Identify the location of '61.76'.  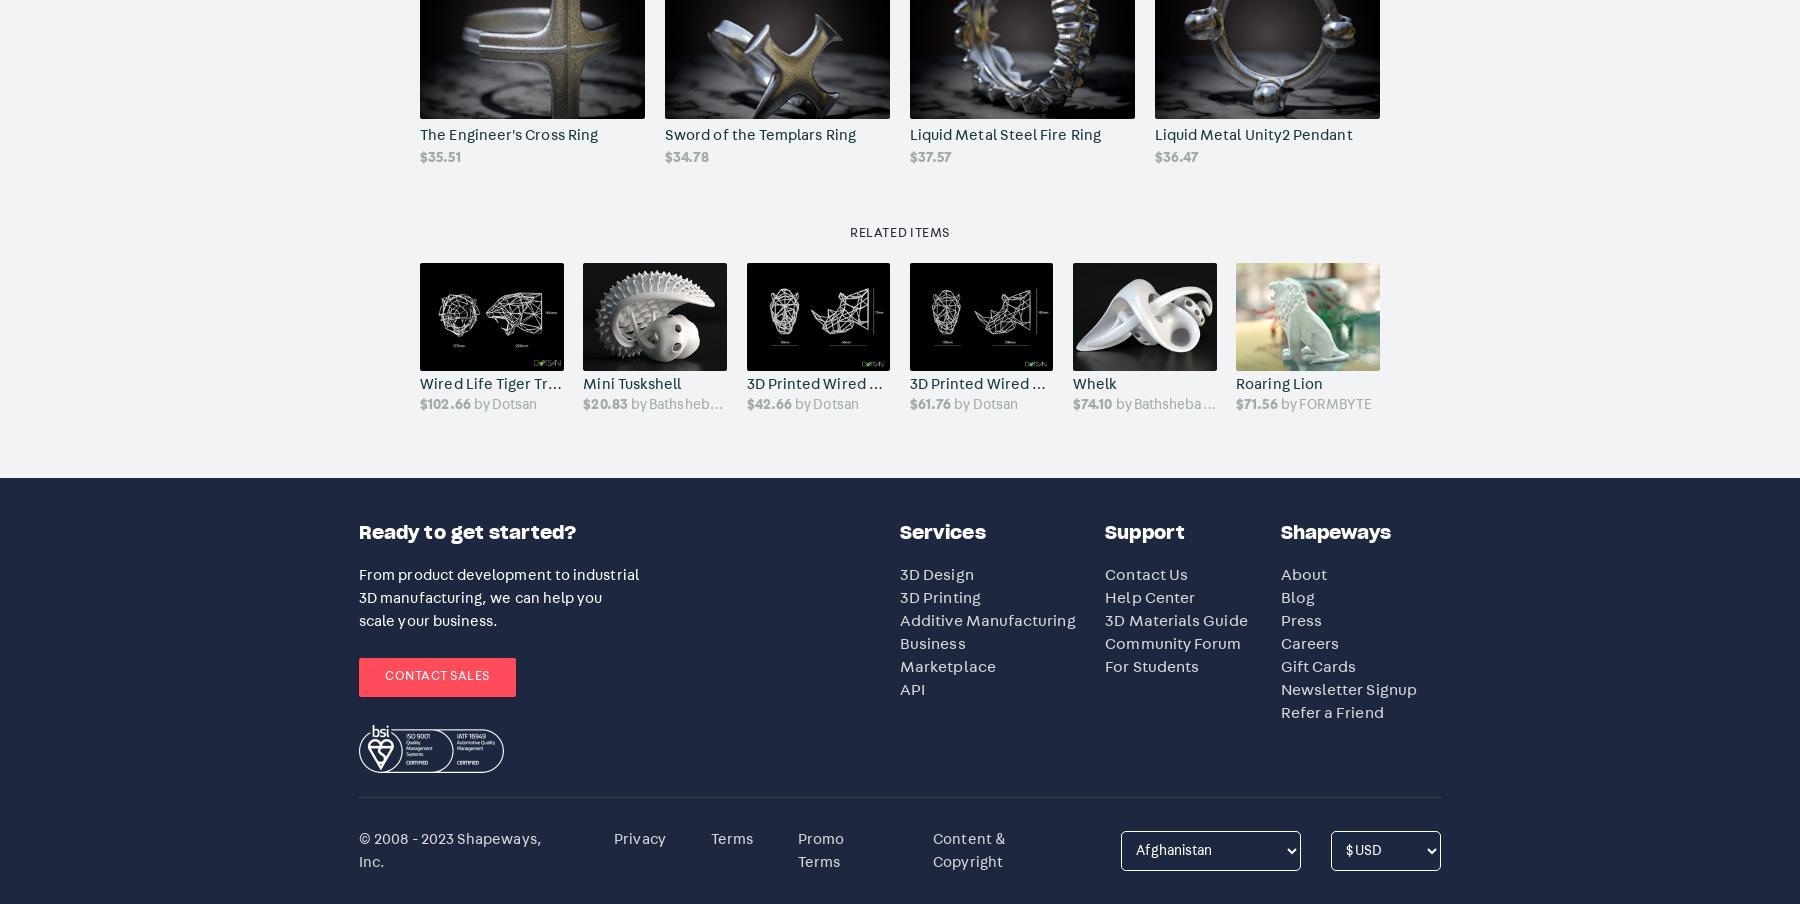
(933, 404).